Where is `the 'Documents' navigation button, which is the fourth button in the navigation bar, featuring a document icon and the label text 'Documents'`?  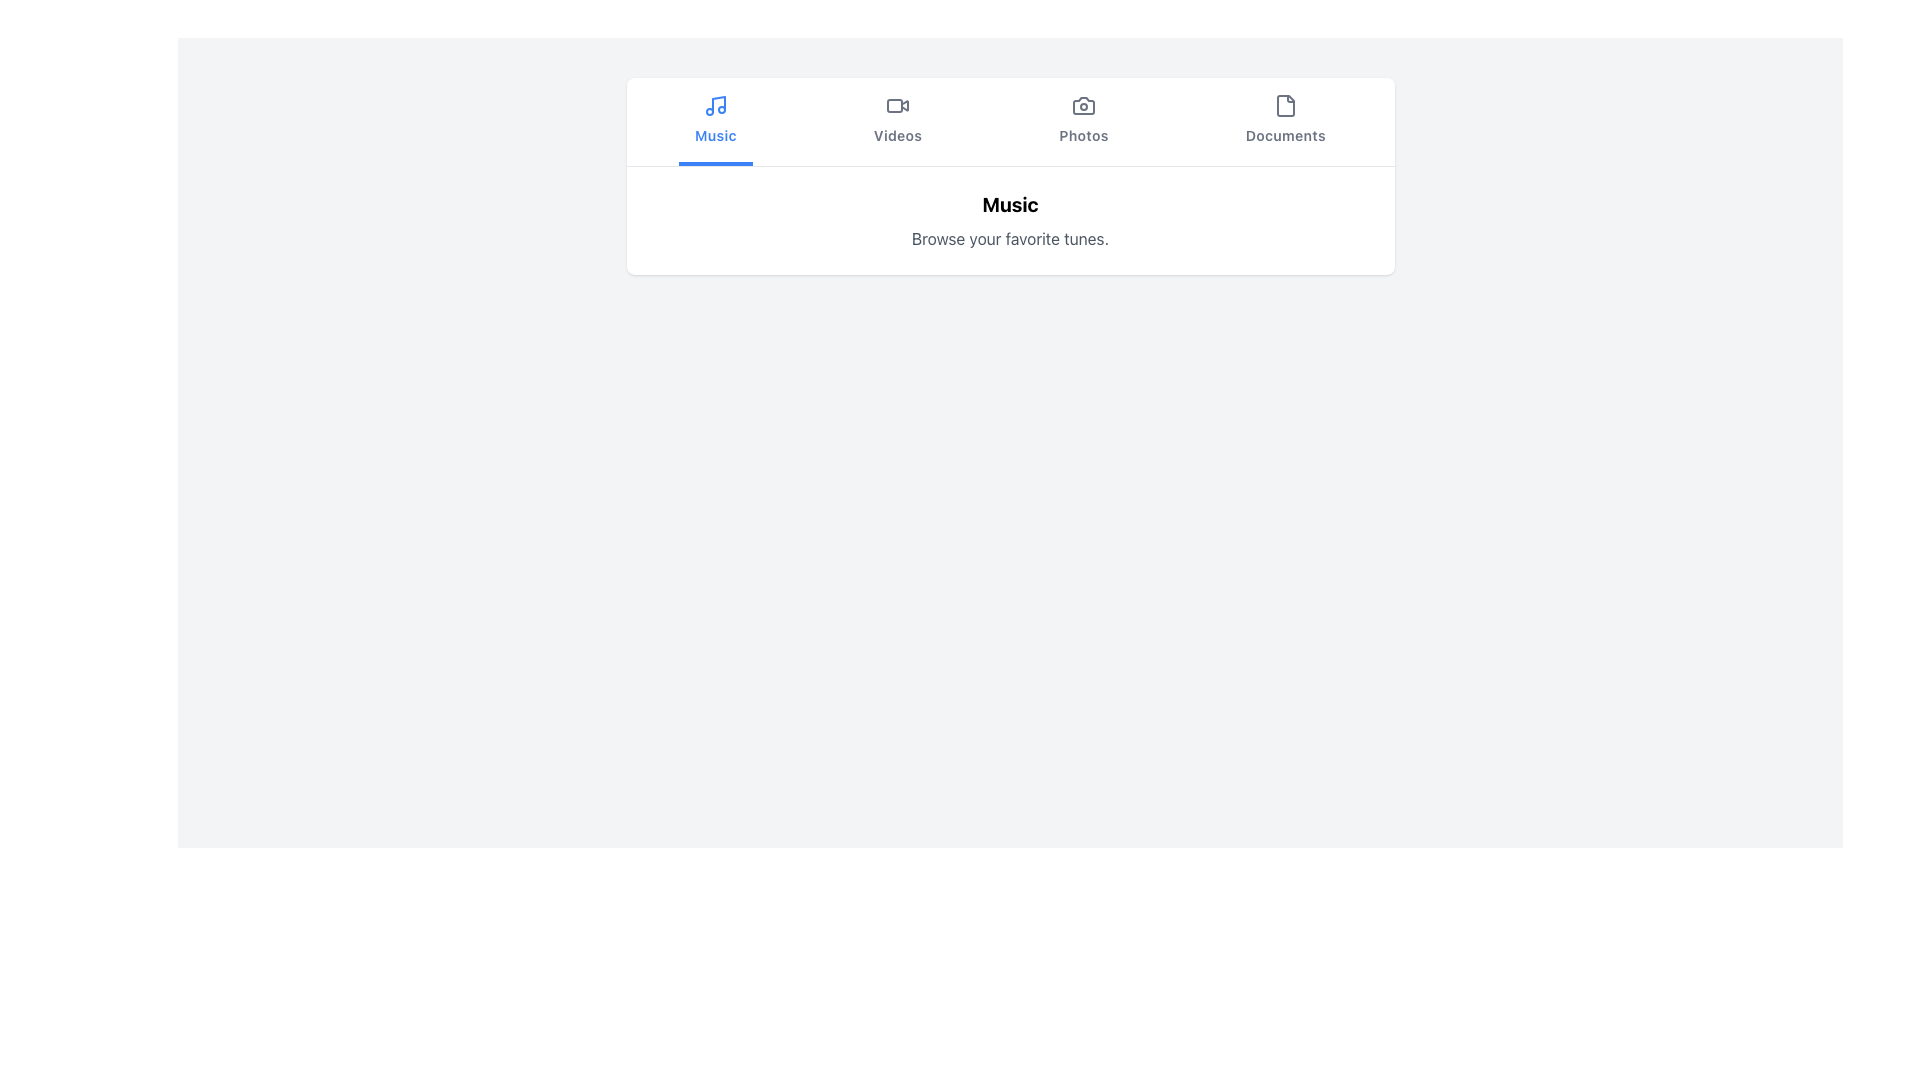 the 'Documents' navigation button, which is the fourth button in the navigation bar, featuring a document icon and the label text 'Documents' is located at coordinates (1285, 122).